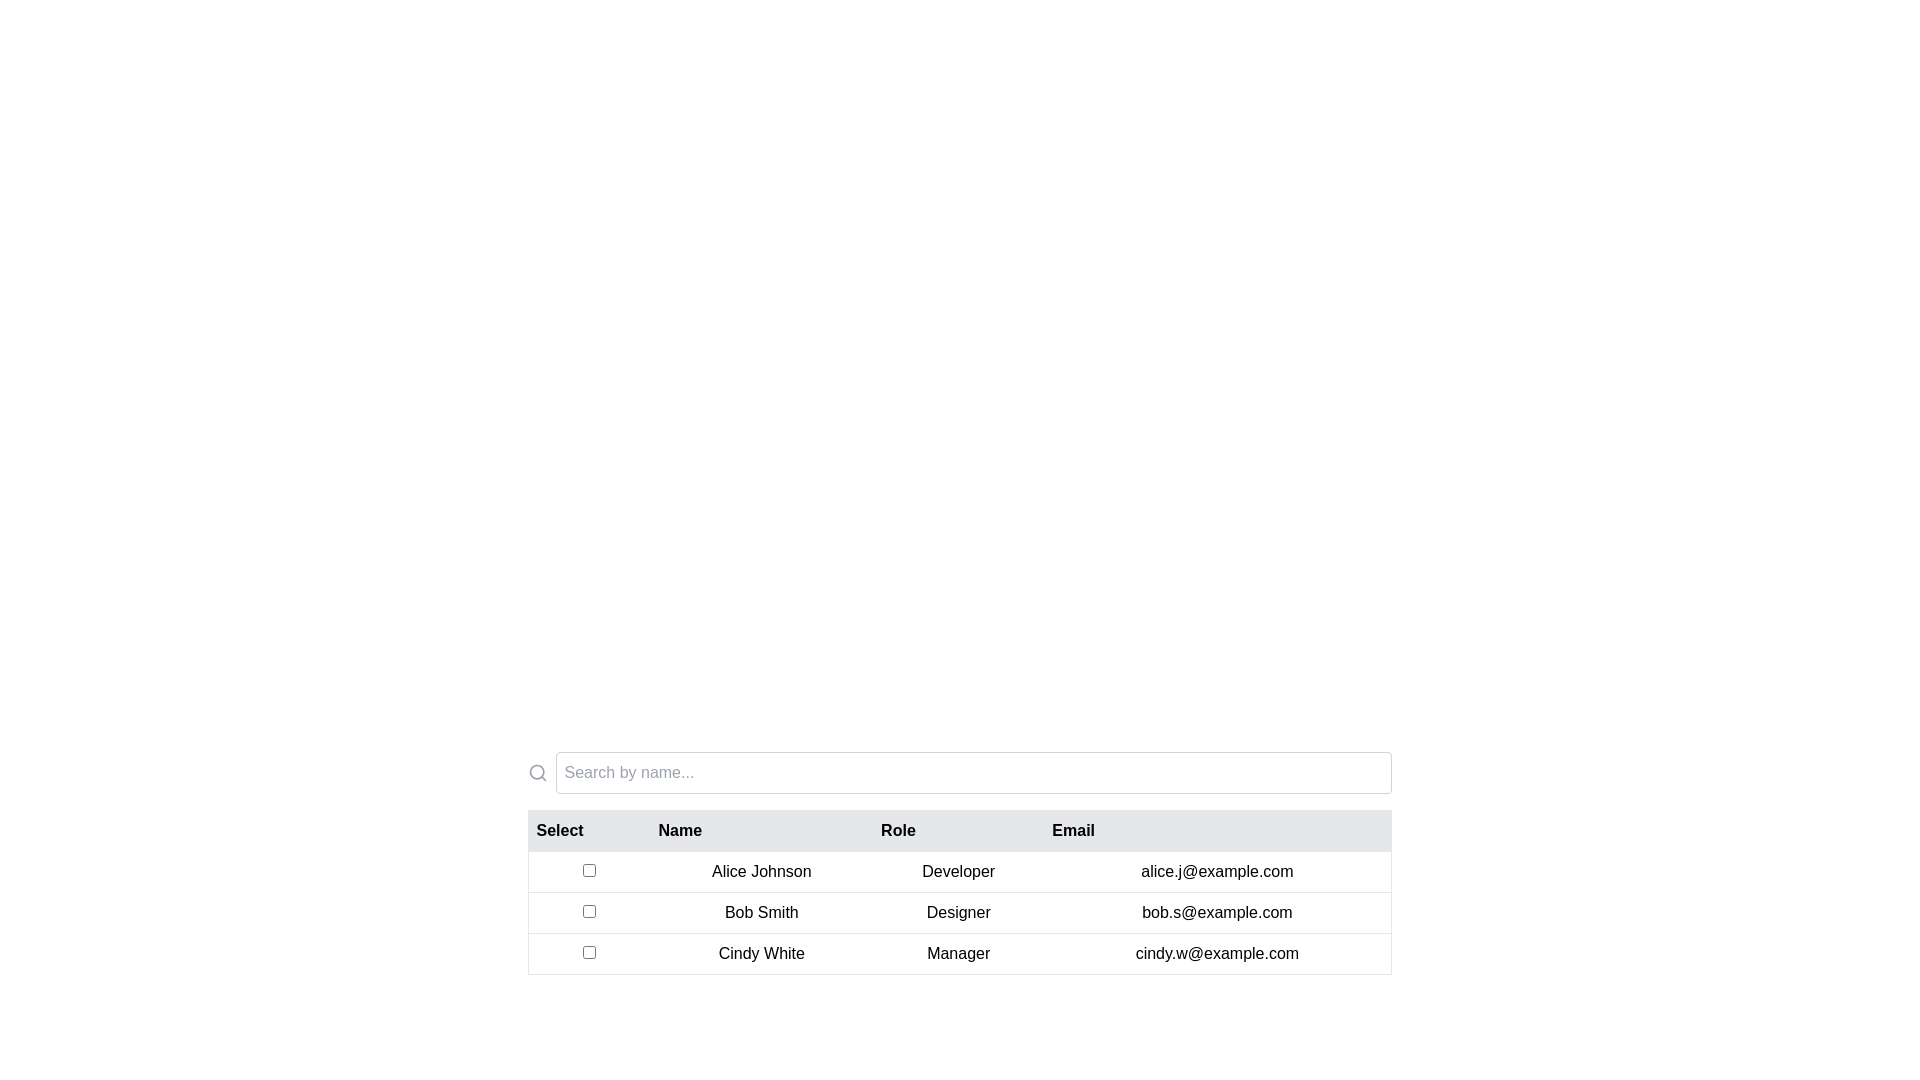 Image resolution: width=1920 pixels, height=1080 pixels. I want to click on the small SVG circle located at the center of the magnifier icon in the search area, which is positioned to the left of the search bar at the top of the table interface, so click(536, 771).